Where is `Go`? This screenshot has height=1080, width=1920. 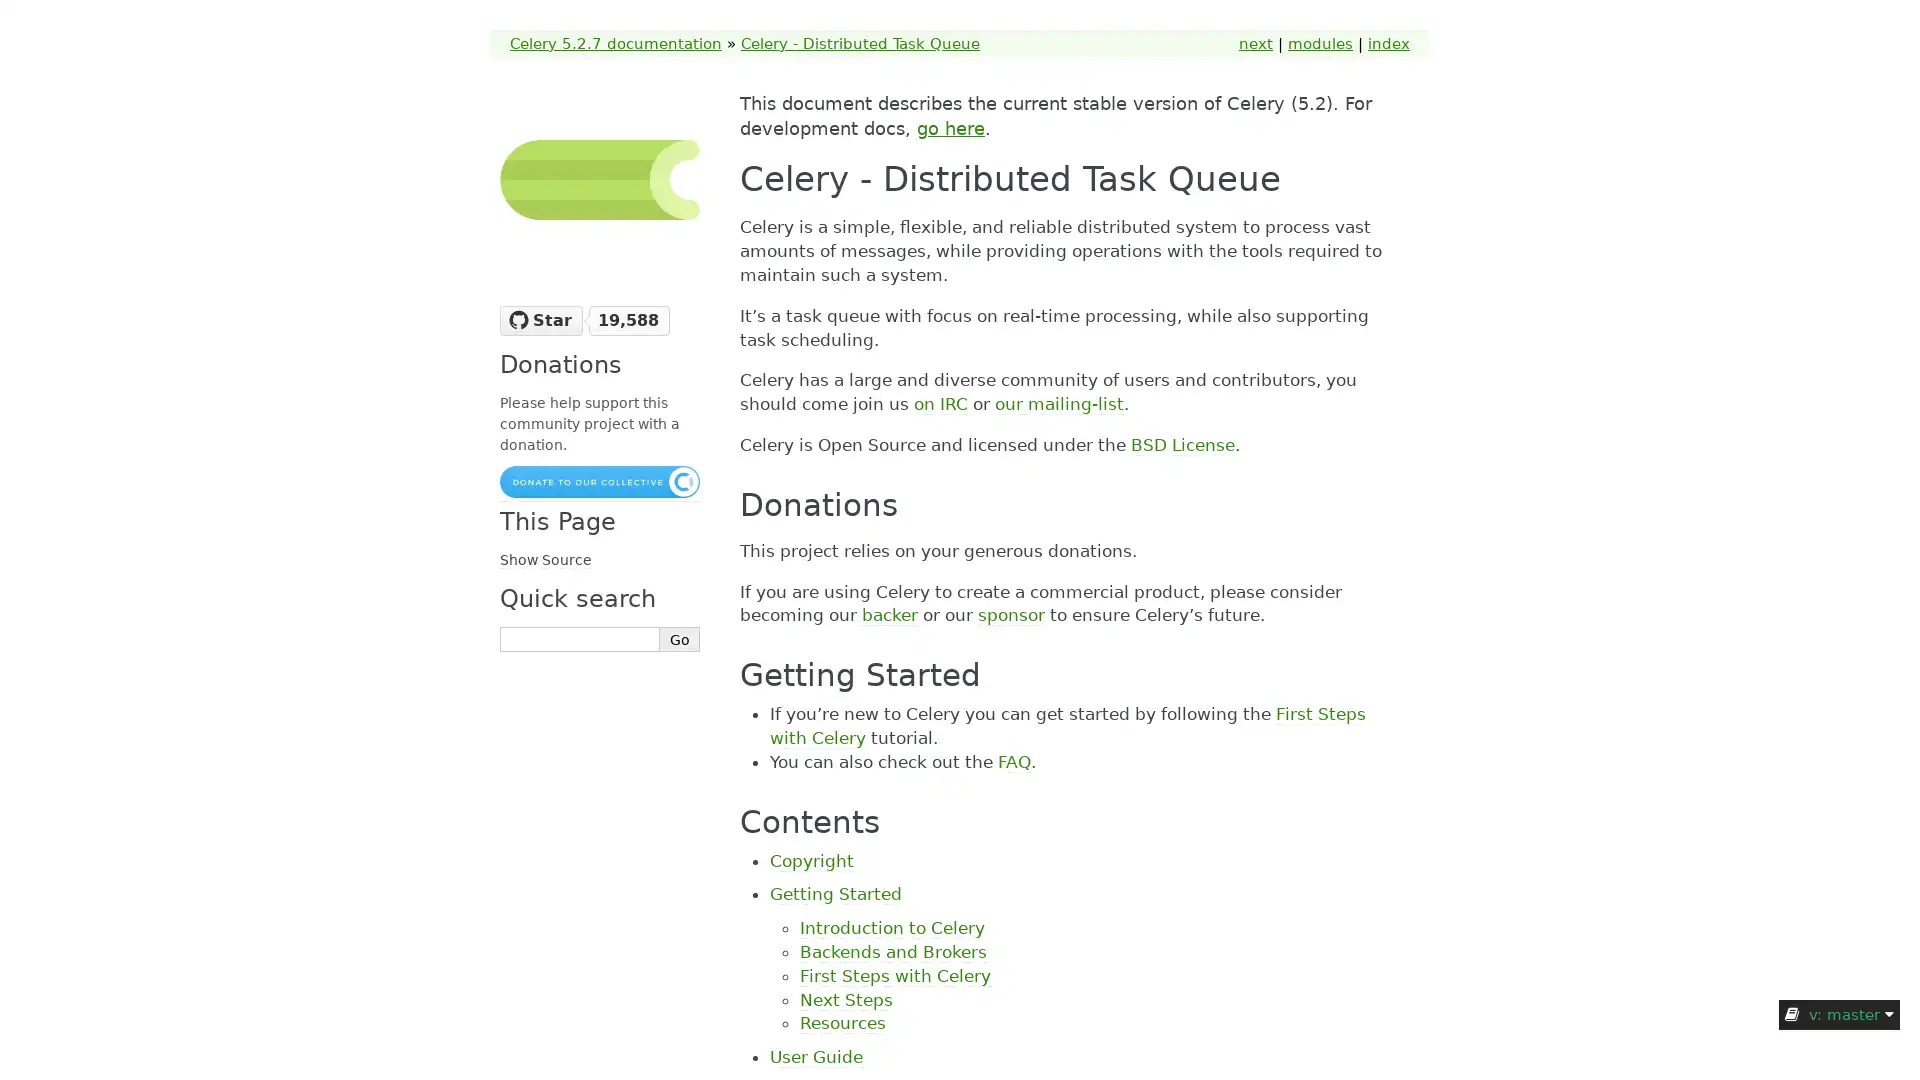 Go is located at coordinates (680, 639).